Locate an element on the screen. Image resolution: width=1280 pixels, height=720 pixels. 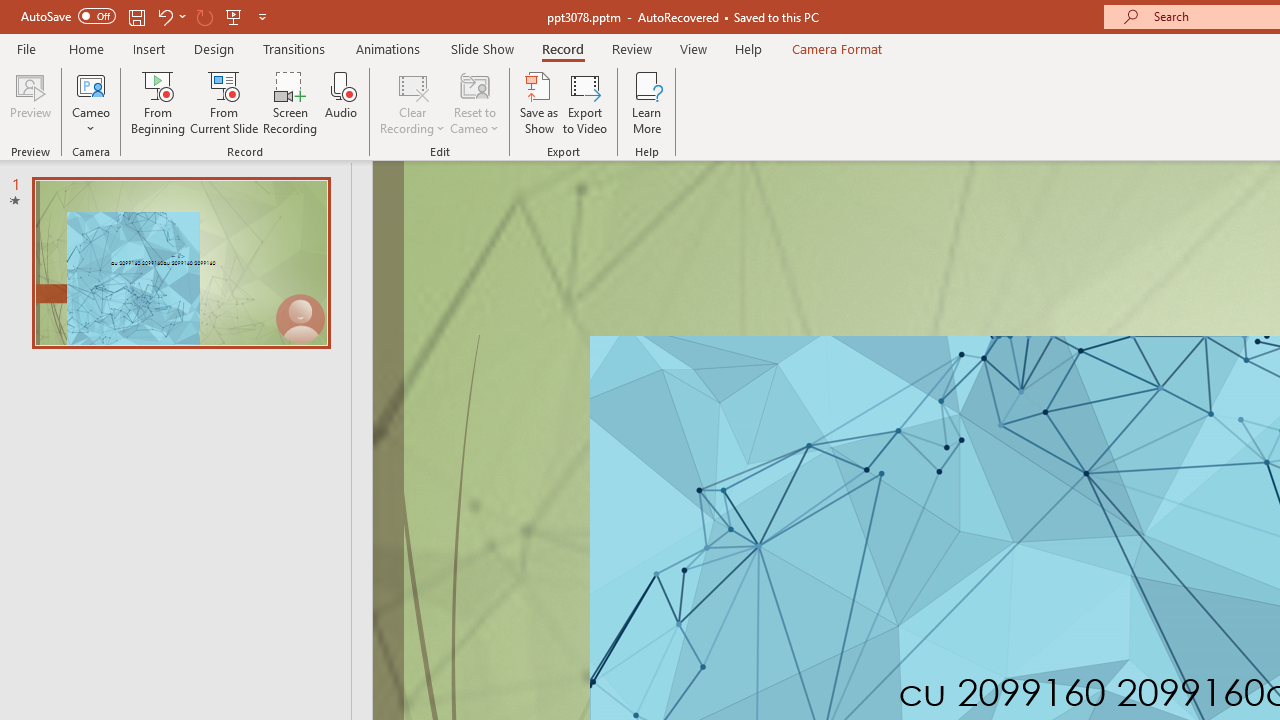
'Camera Format' is located at coordinates (837, 48).